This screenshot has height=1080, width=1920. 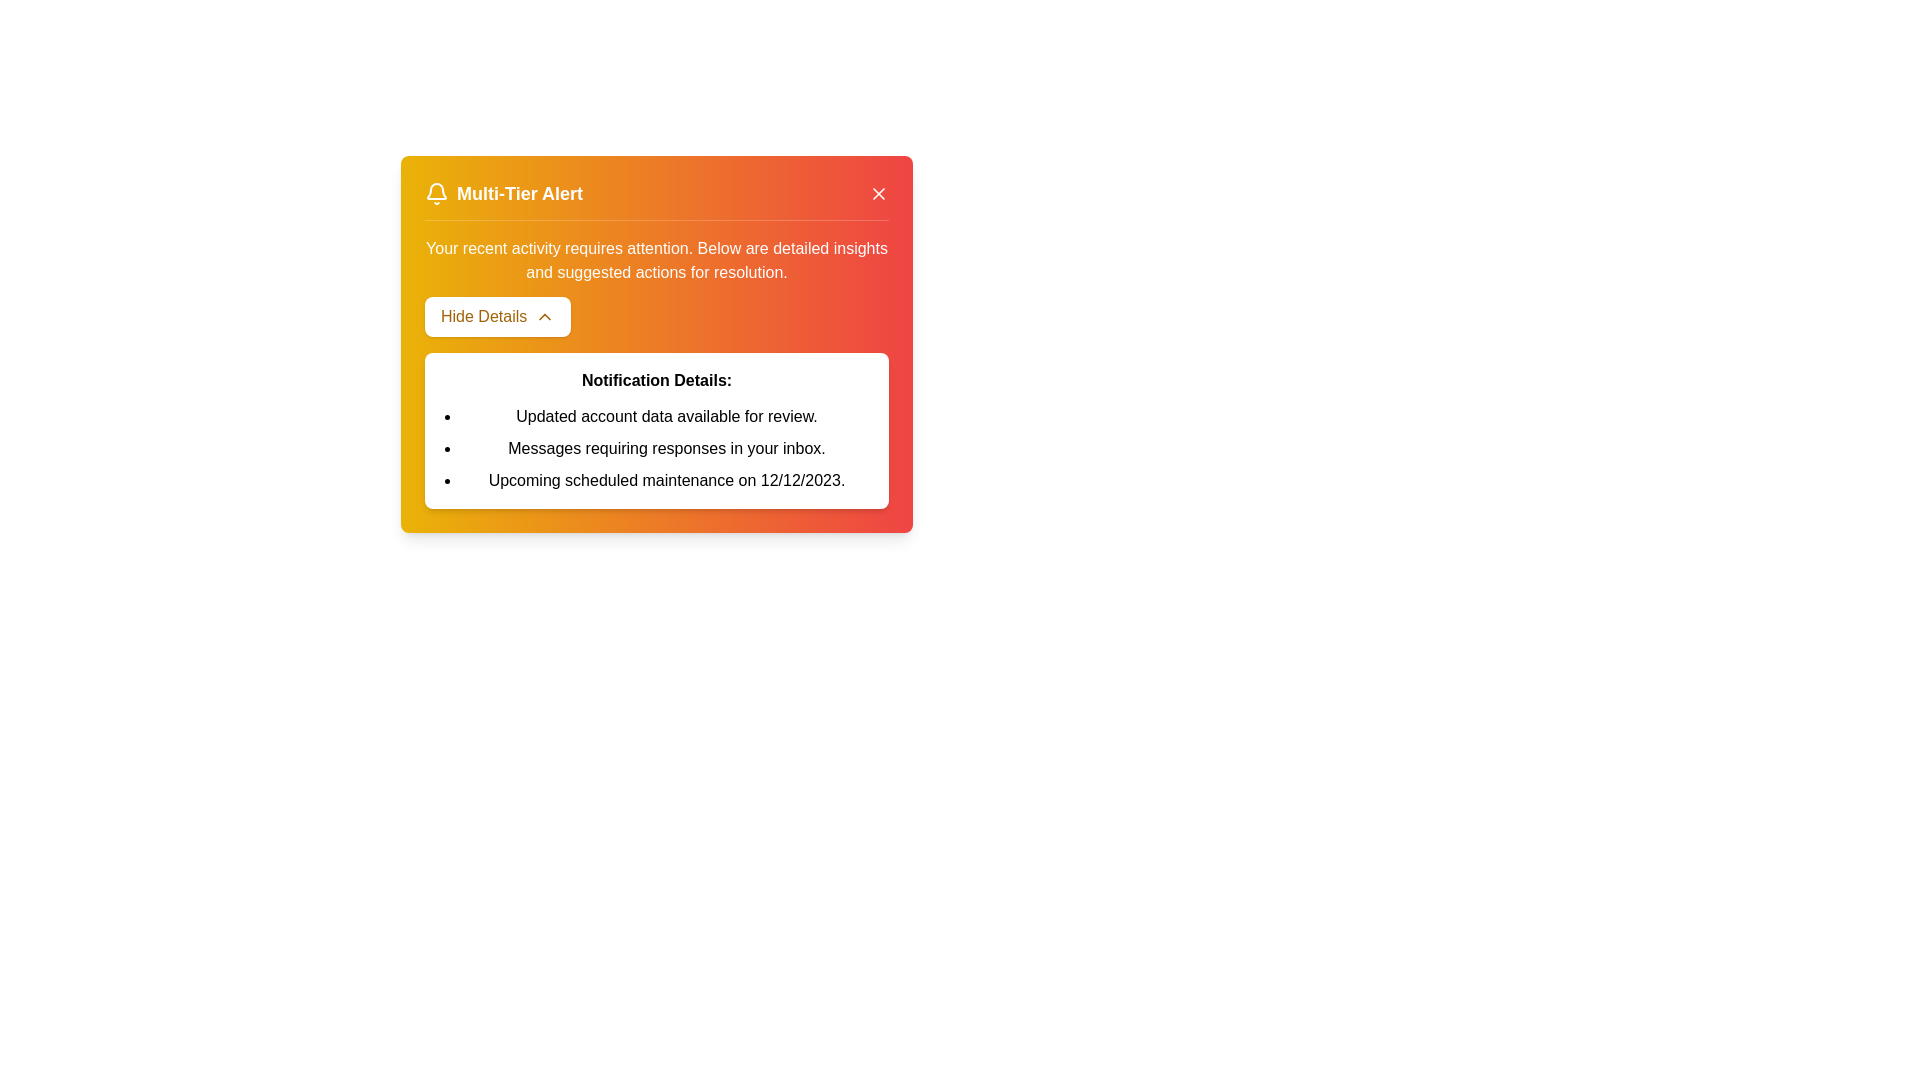 I want to click on 'Hide Details' button to toggle the visibility of the detailed notification information, so click(x=498, y=315).